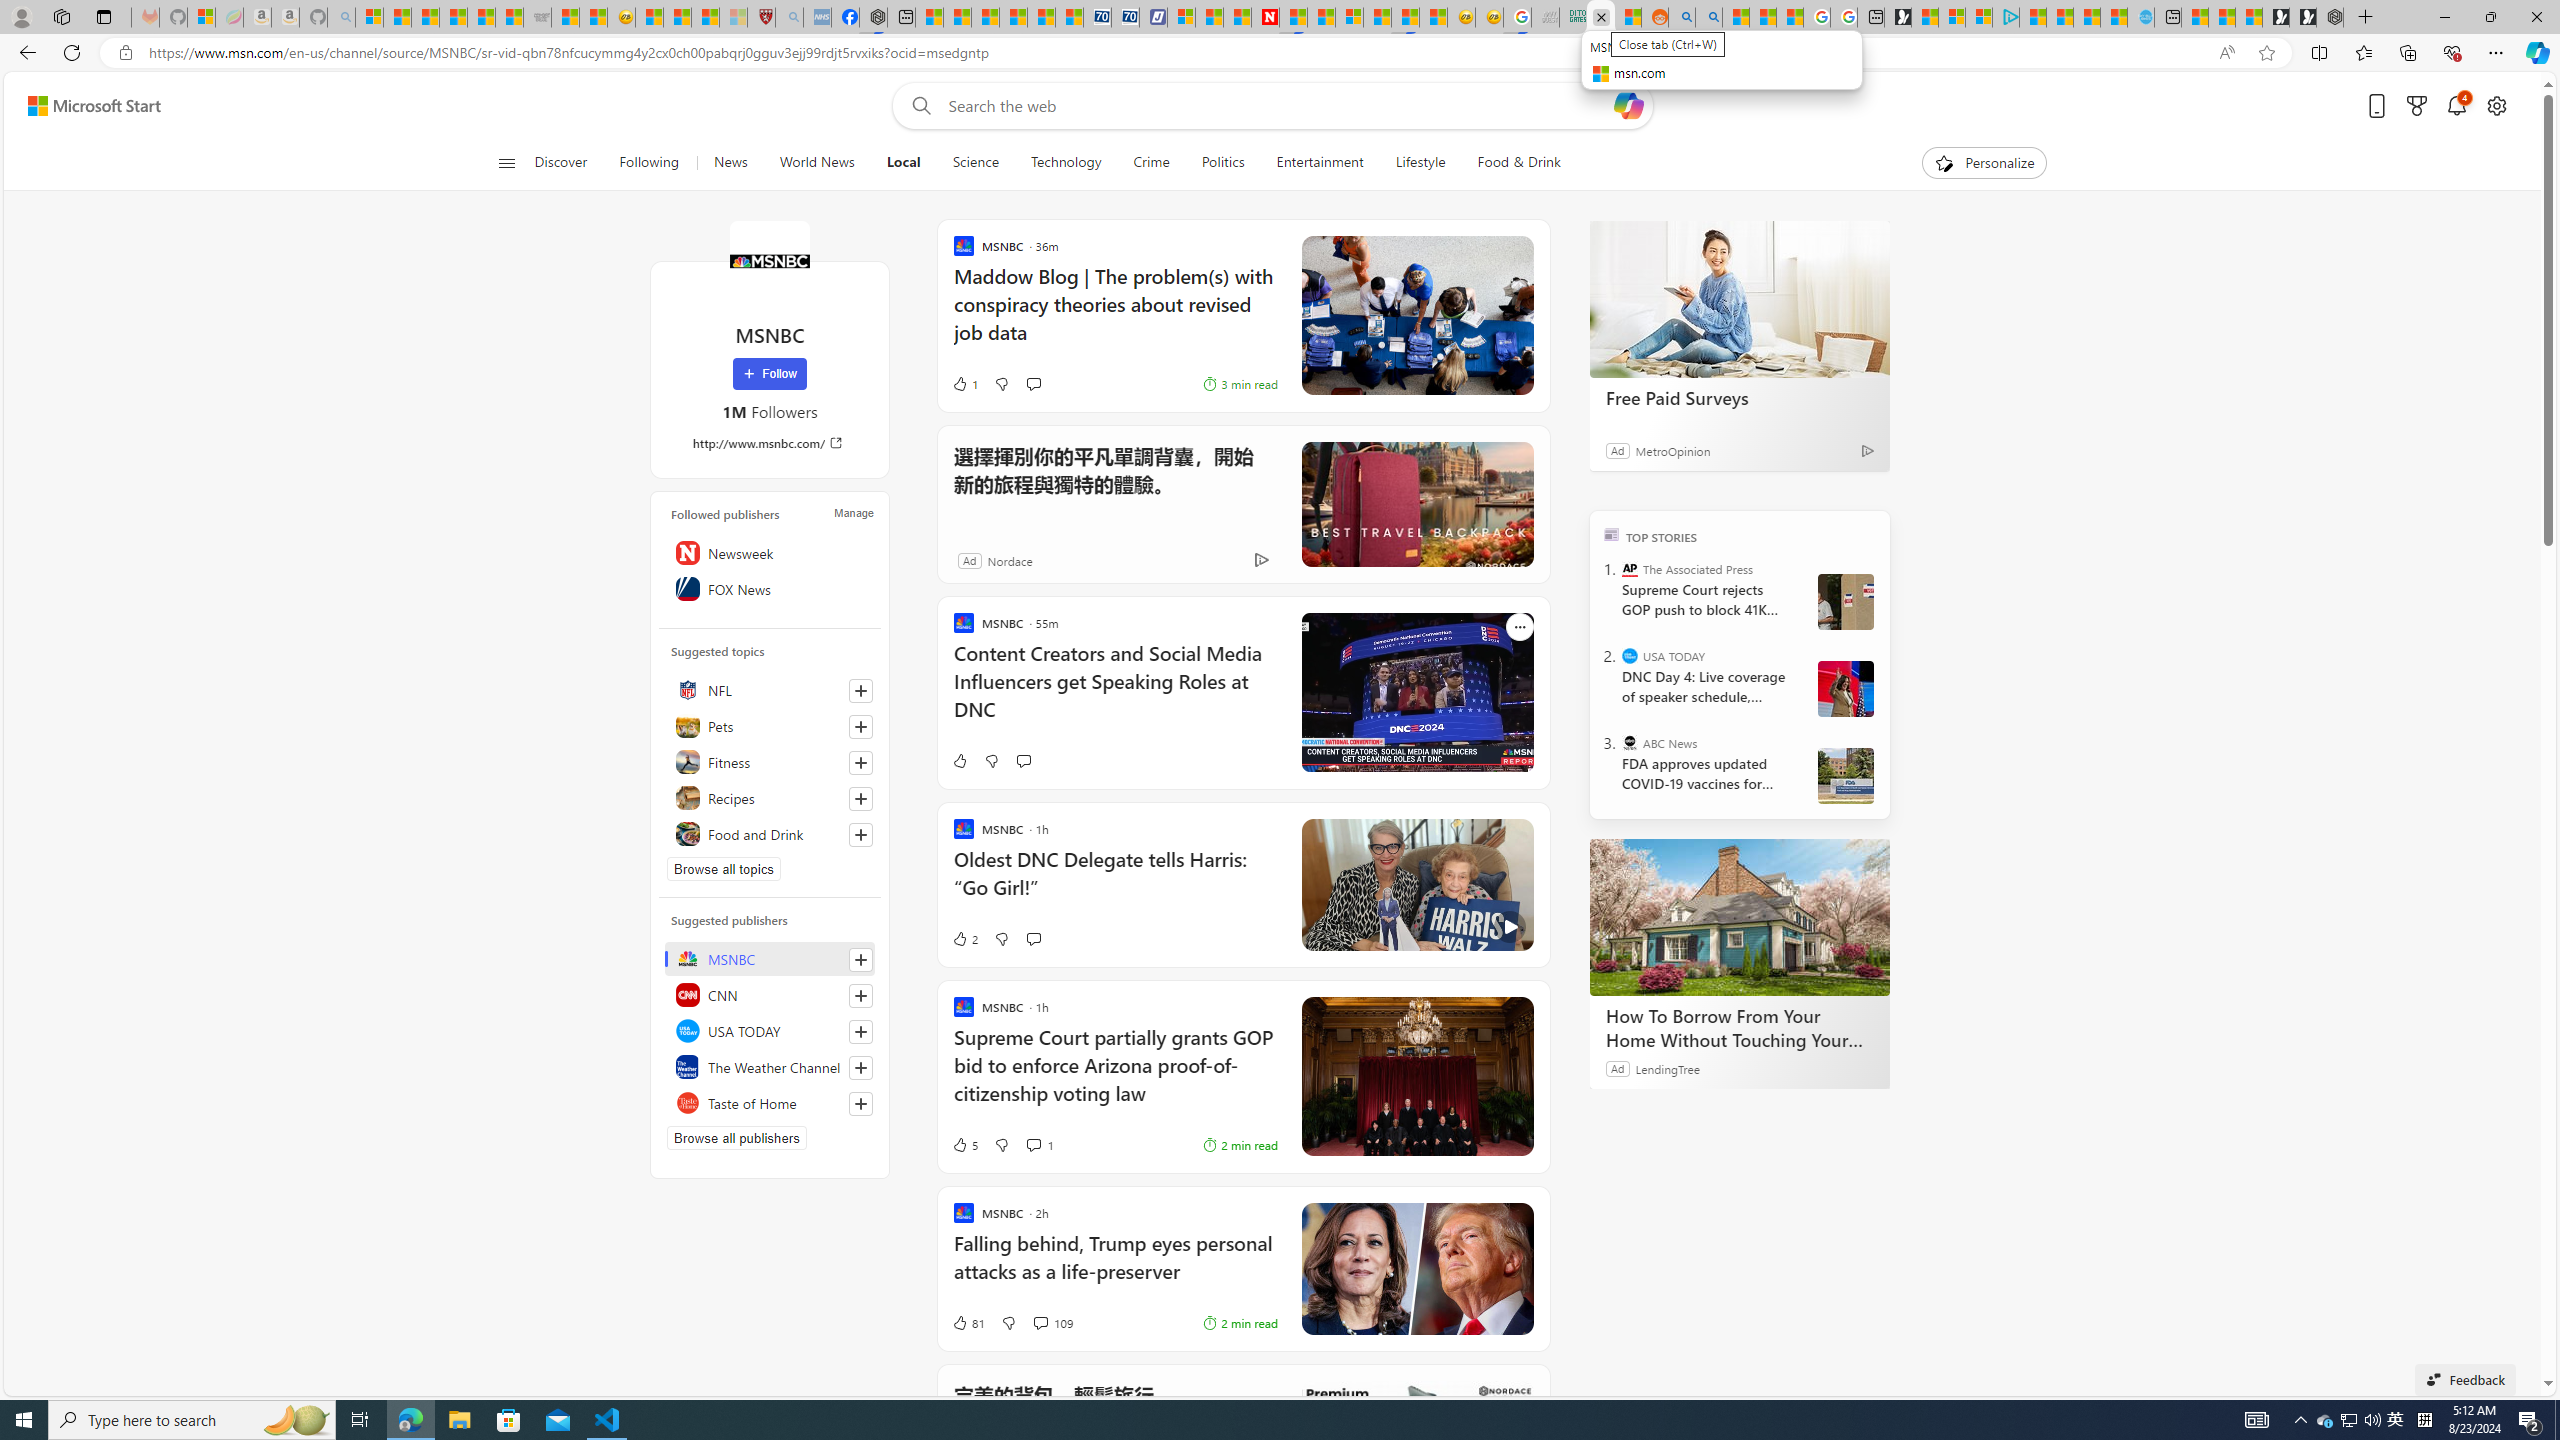  I want to click on 'Crime', so click(1151, 162).